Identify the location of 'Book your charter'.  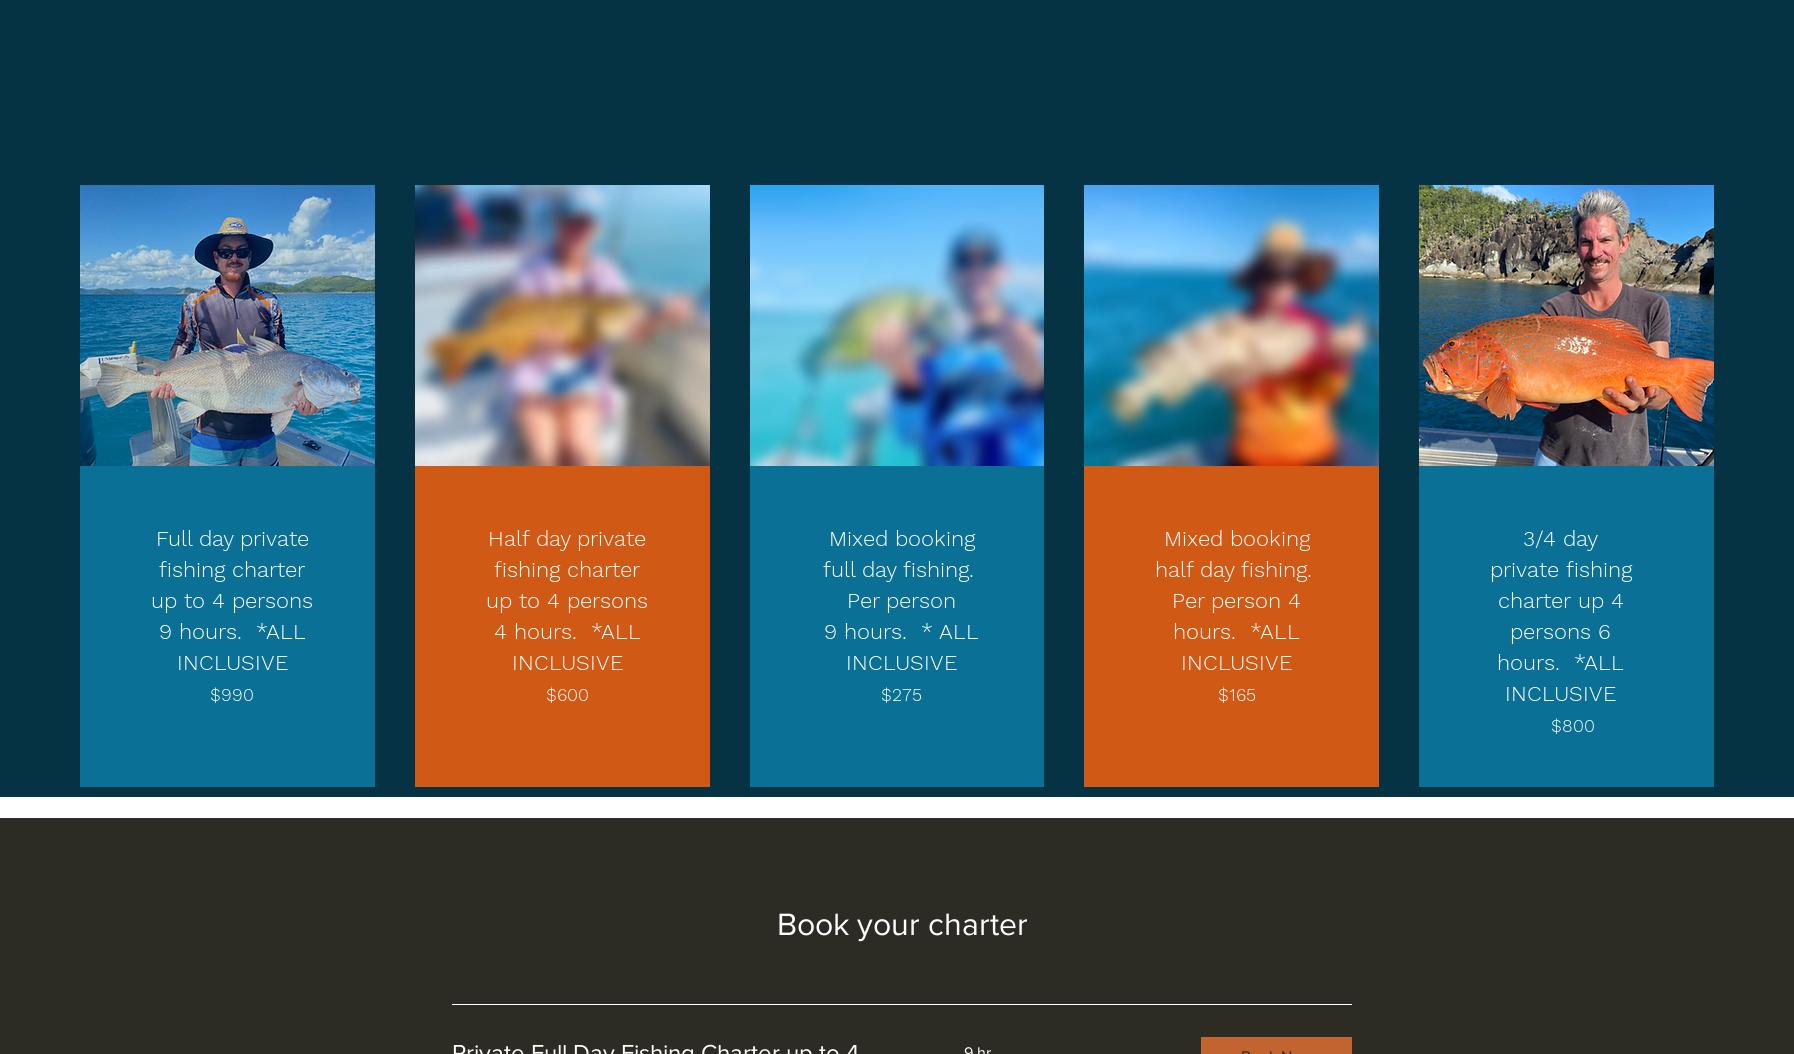
(900, 922).